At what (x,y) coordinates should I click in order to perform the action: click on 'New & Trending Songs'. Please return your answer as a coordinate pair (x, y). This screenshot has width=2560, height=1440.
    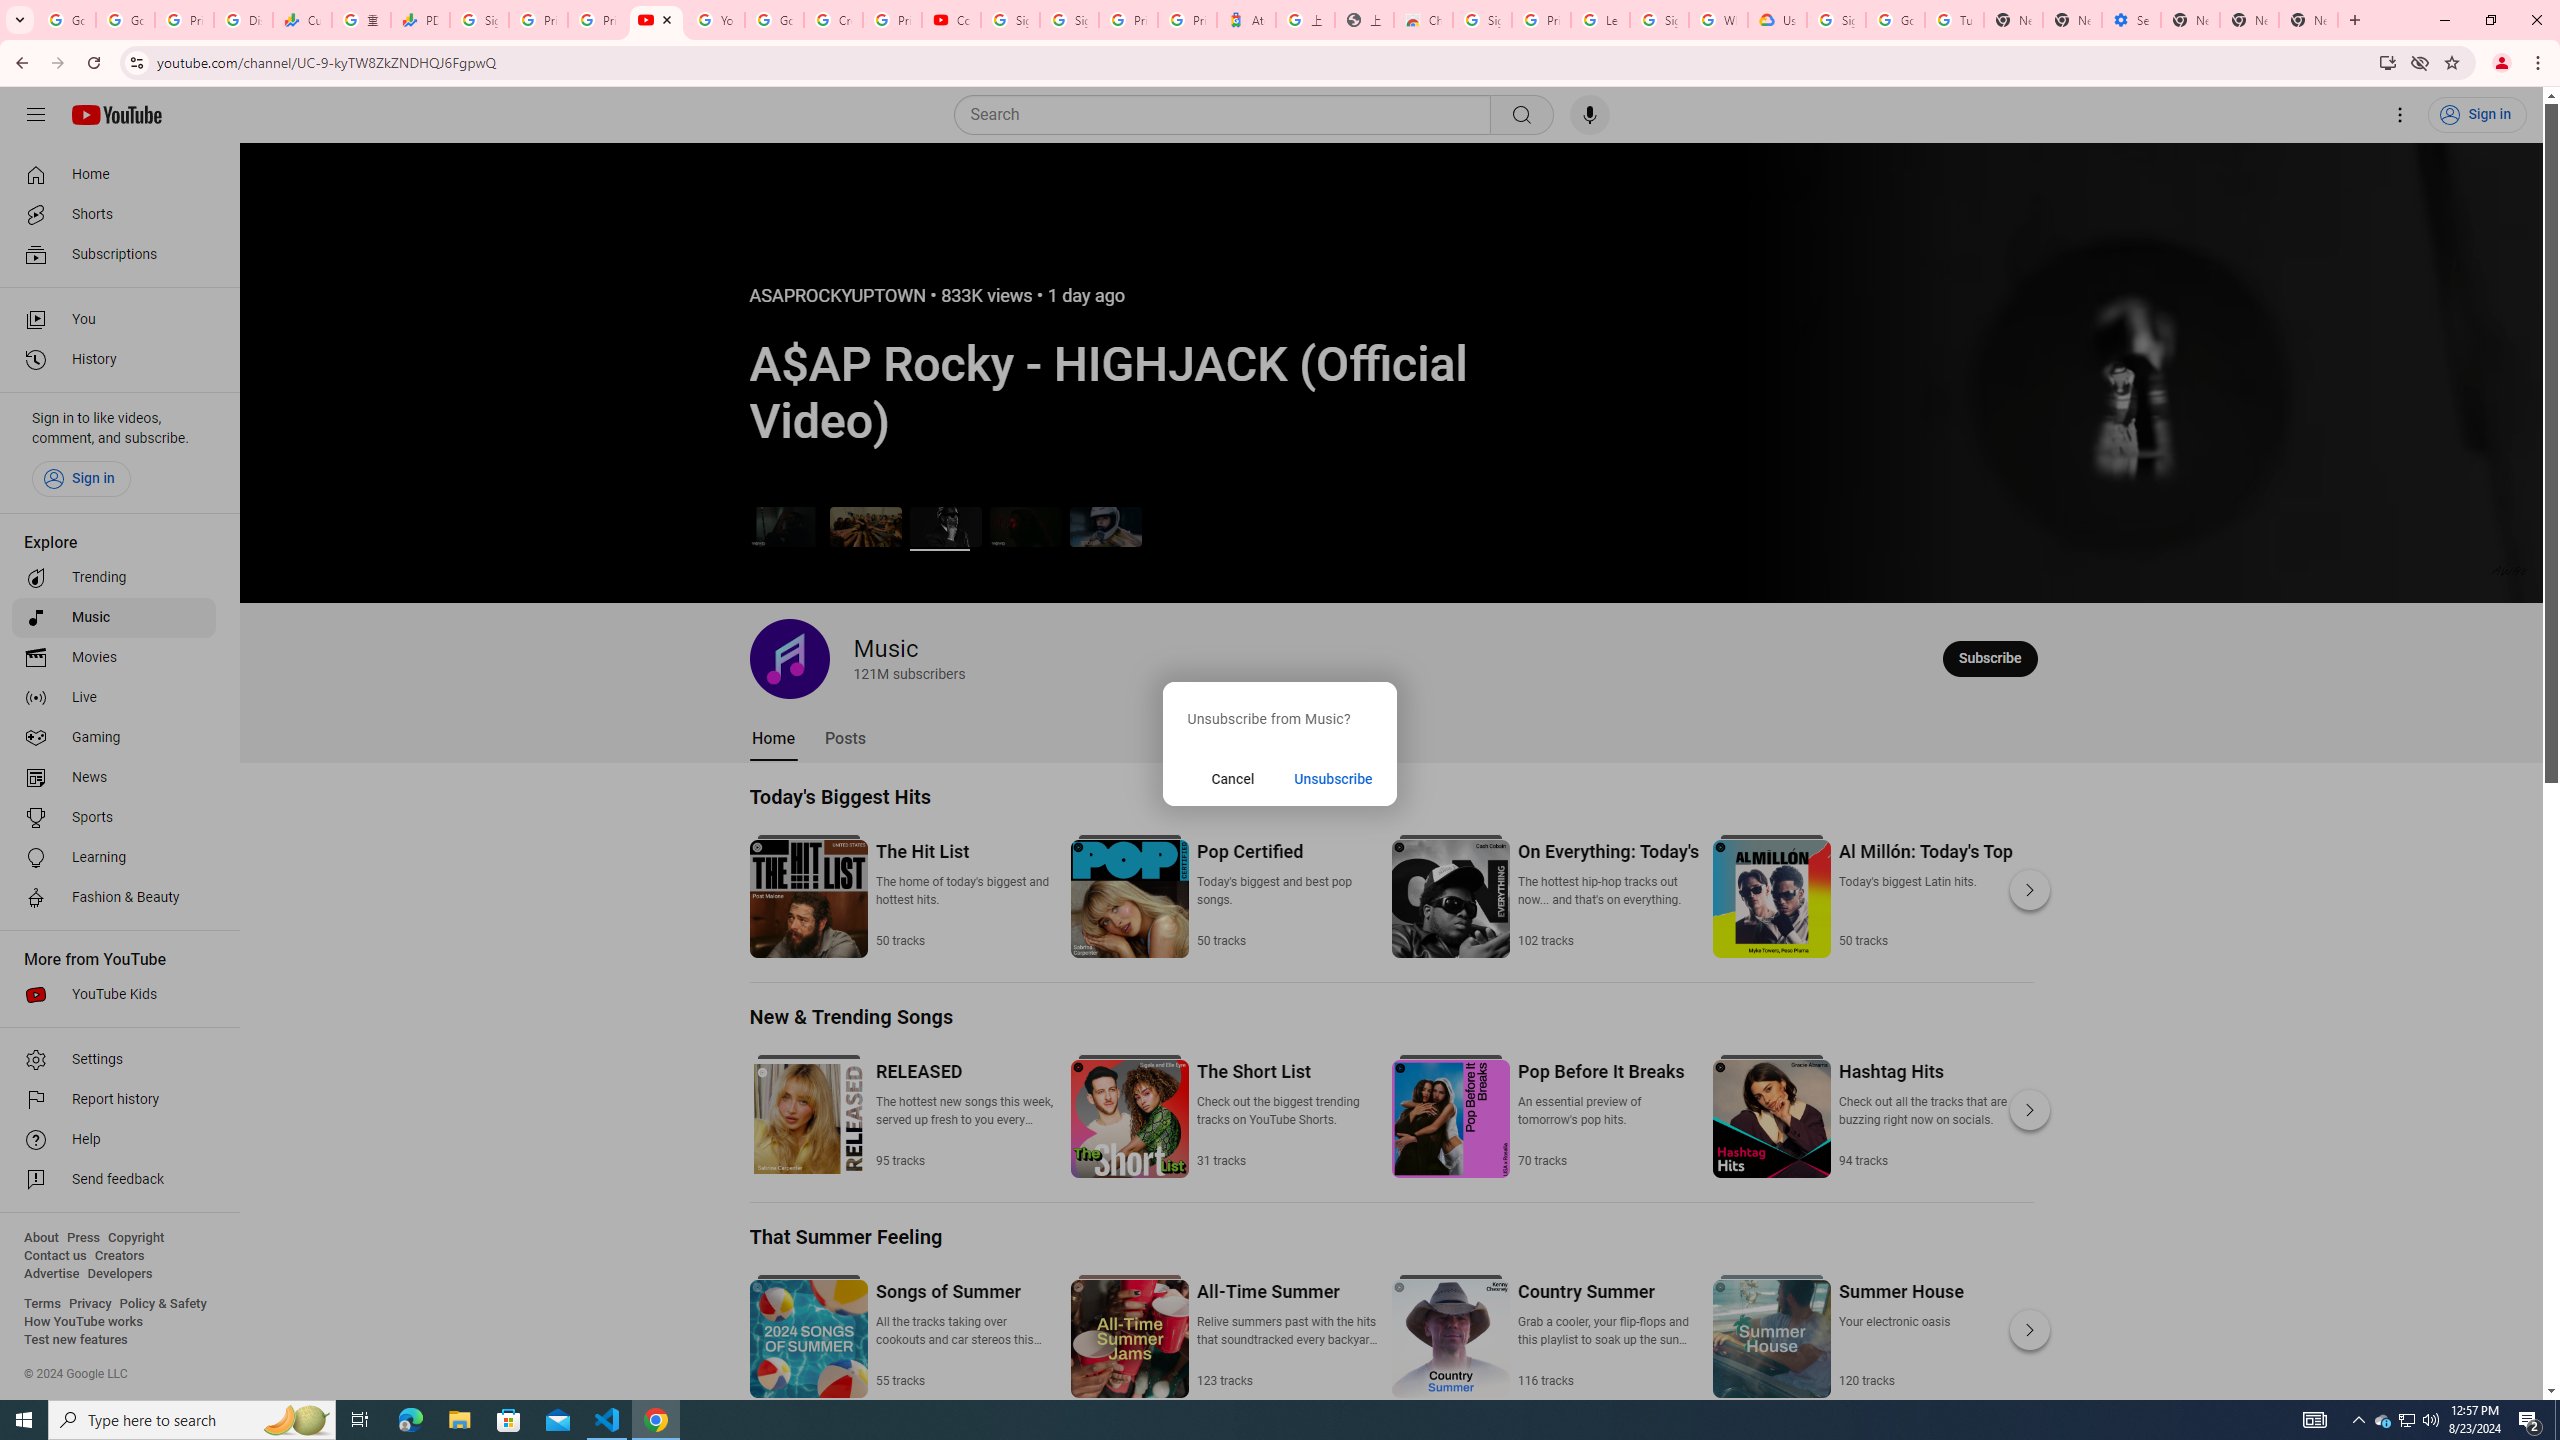
    Looking at the image, I should click on (851, 1016).